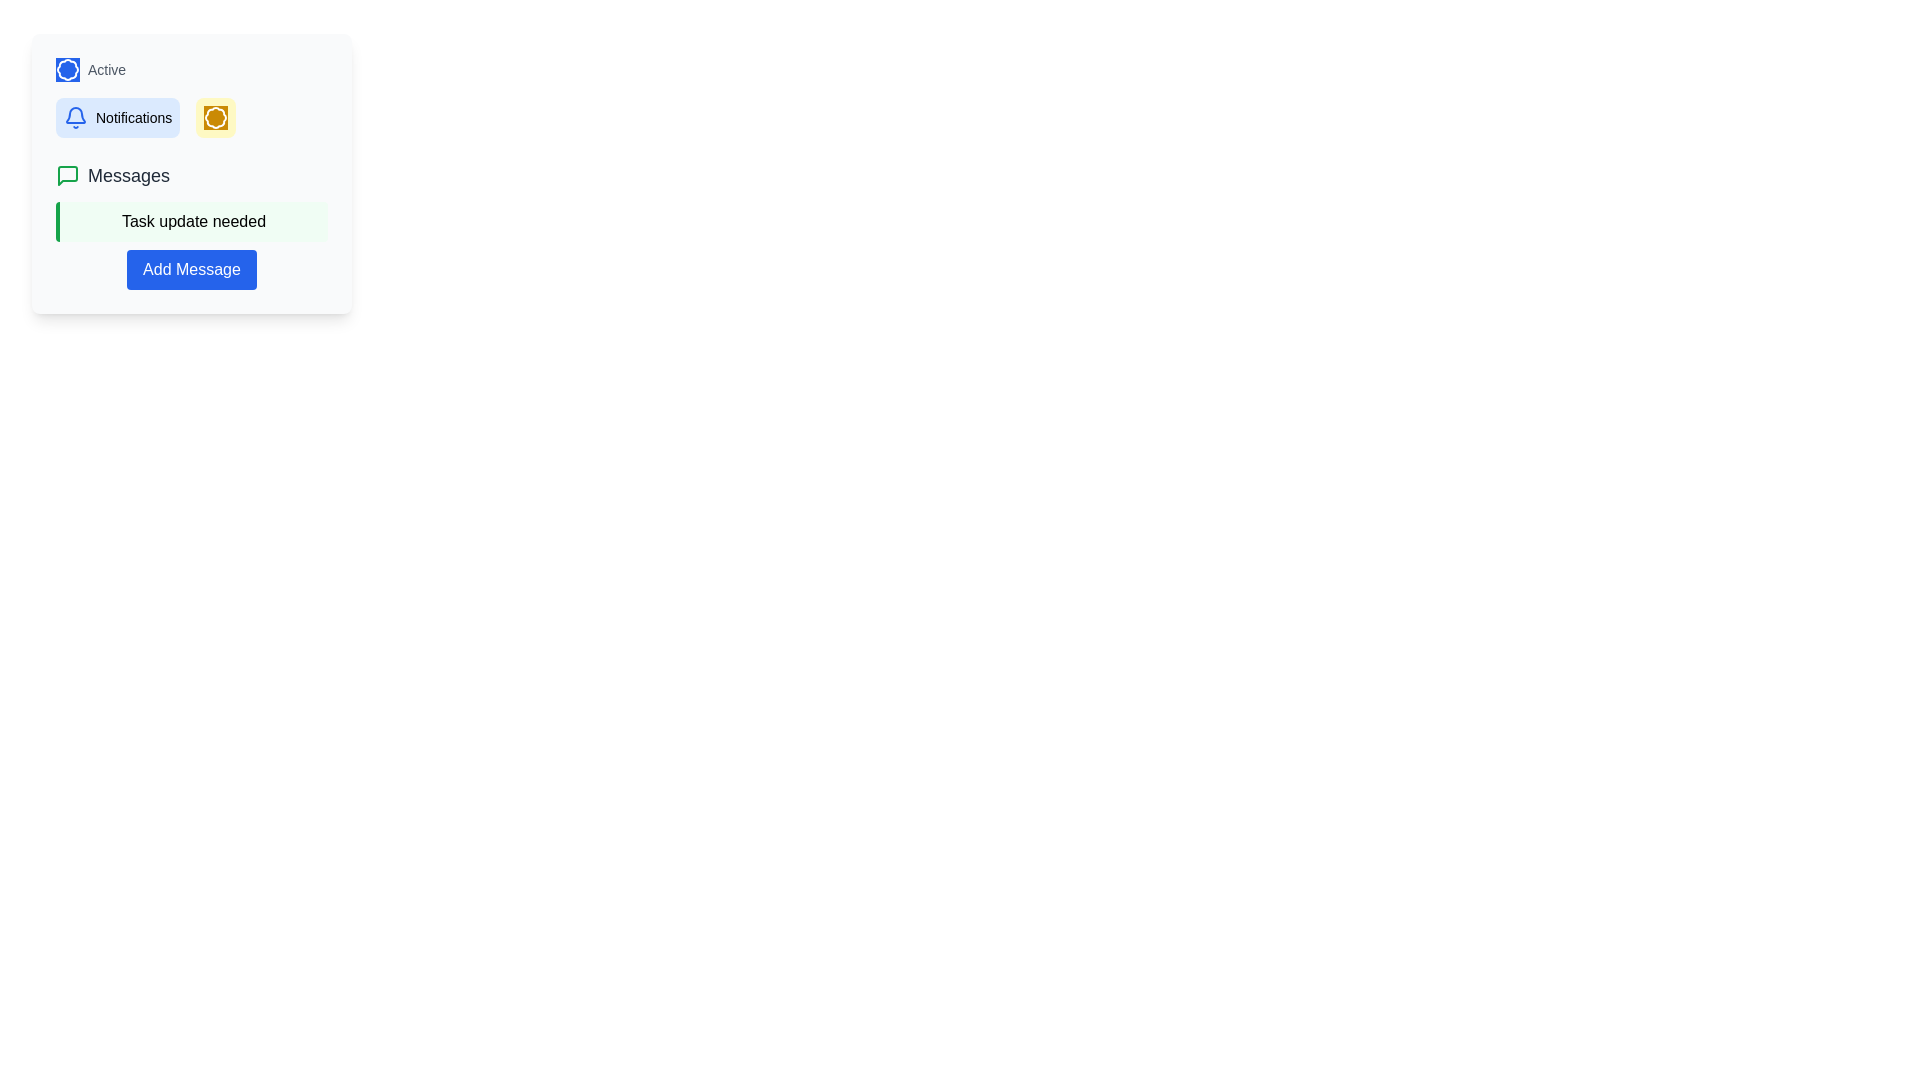 Image resolution: width=1920 pixels, height=1080 pixels. Describe the element at coordinates (192, 222) in the screenshot. I see `the Notification label displaying 'Task update needed', which is positioned under the 'Messages' heading and above the 'Add Message' button` at that location.